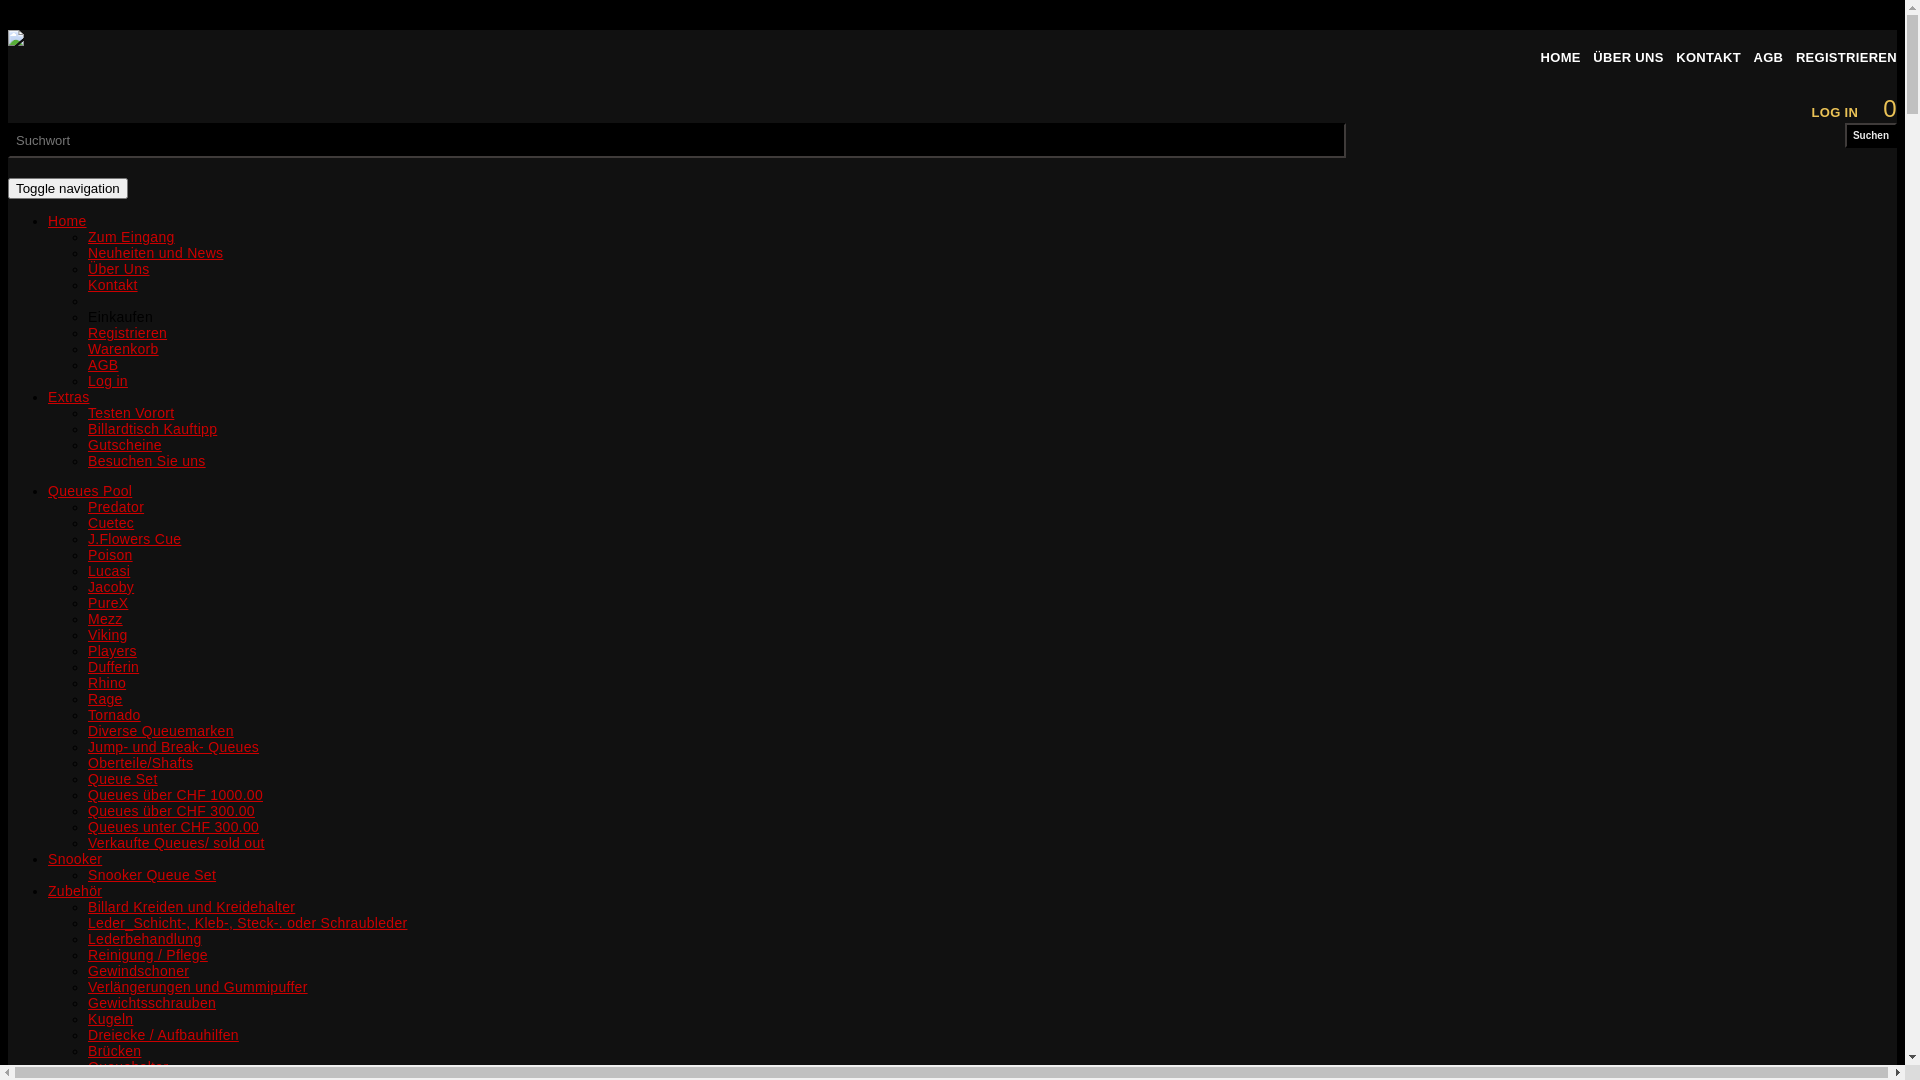 The width and height of the screenshot is (1920, 1080). Describe the element at coordinates (122, 347) in the screenshot. I see `'Warenkorb'` at that location.